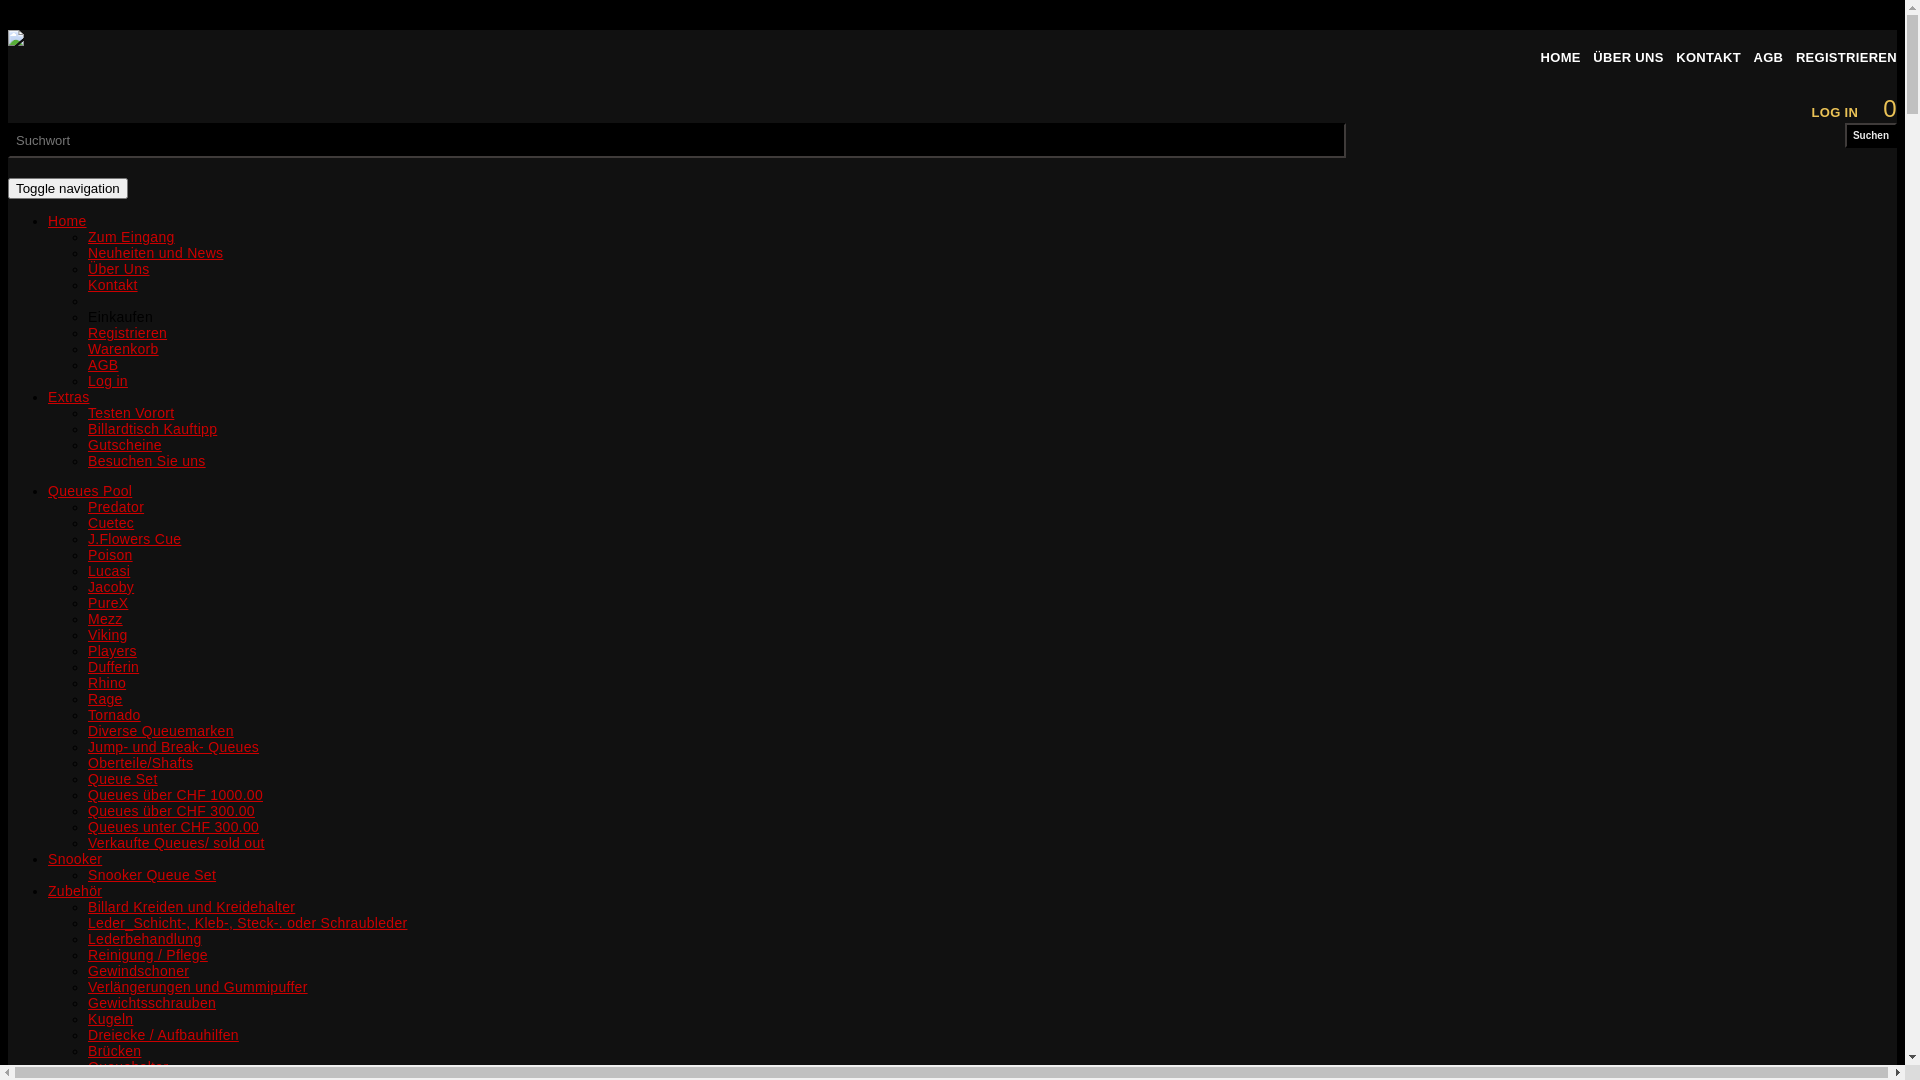 The width and height of the screenshot is (1920, 1080). Describe the element at coordinates (122, 347) in the screenshot. I see `'Warenkorb'` at that location.